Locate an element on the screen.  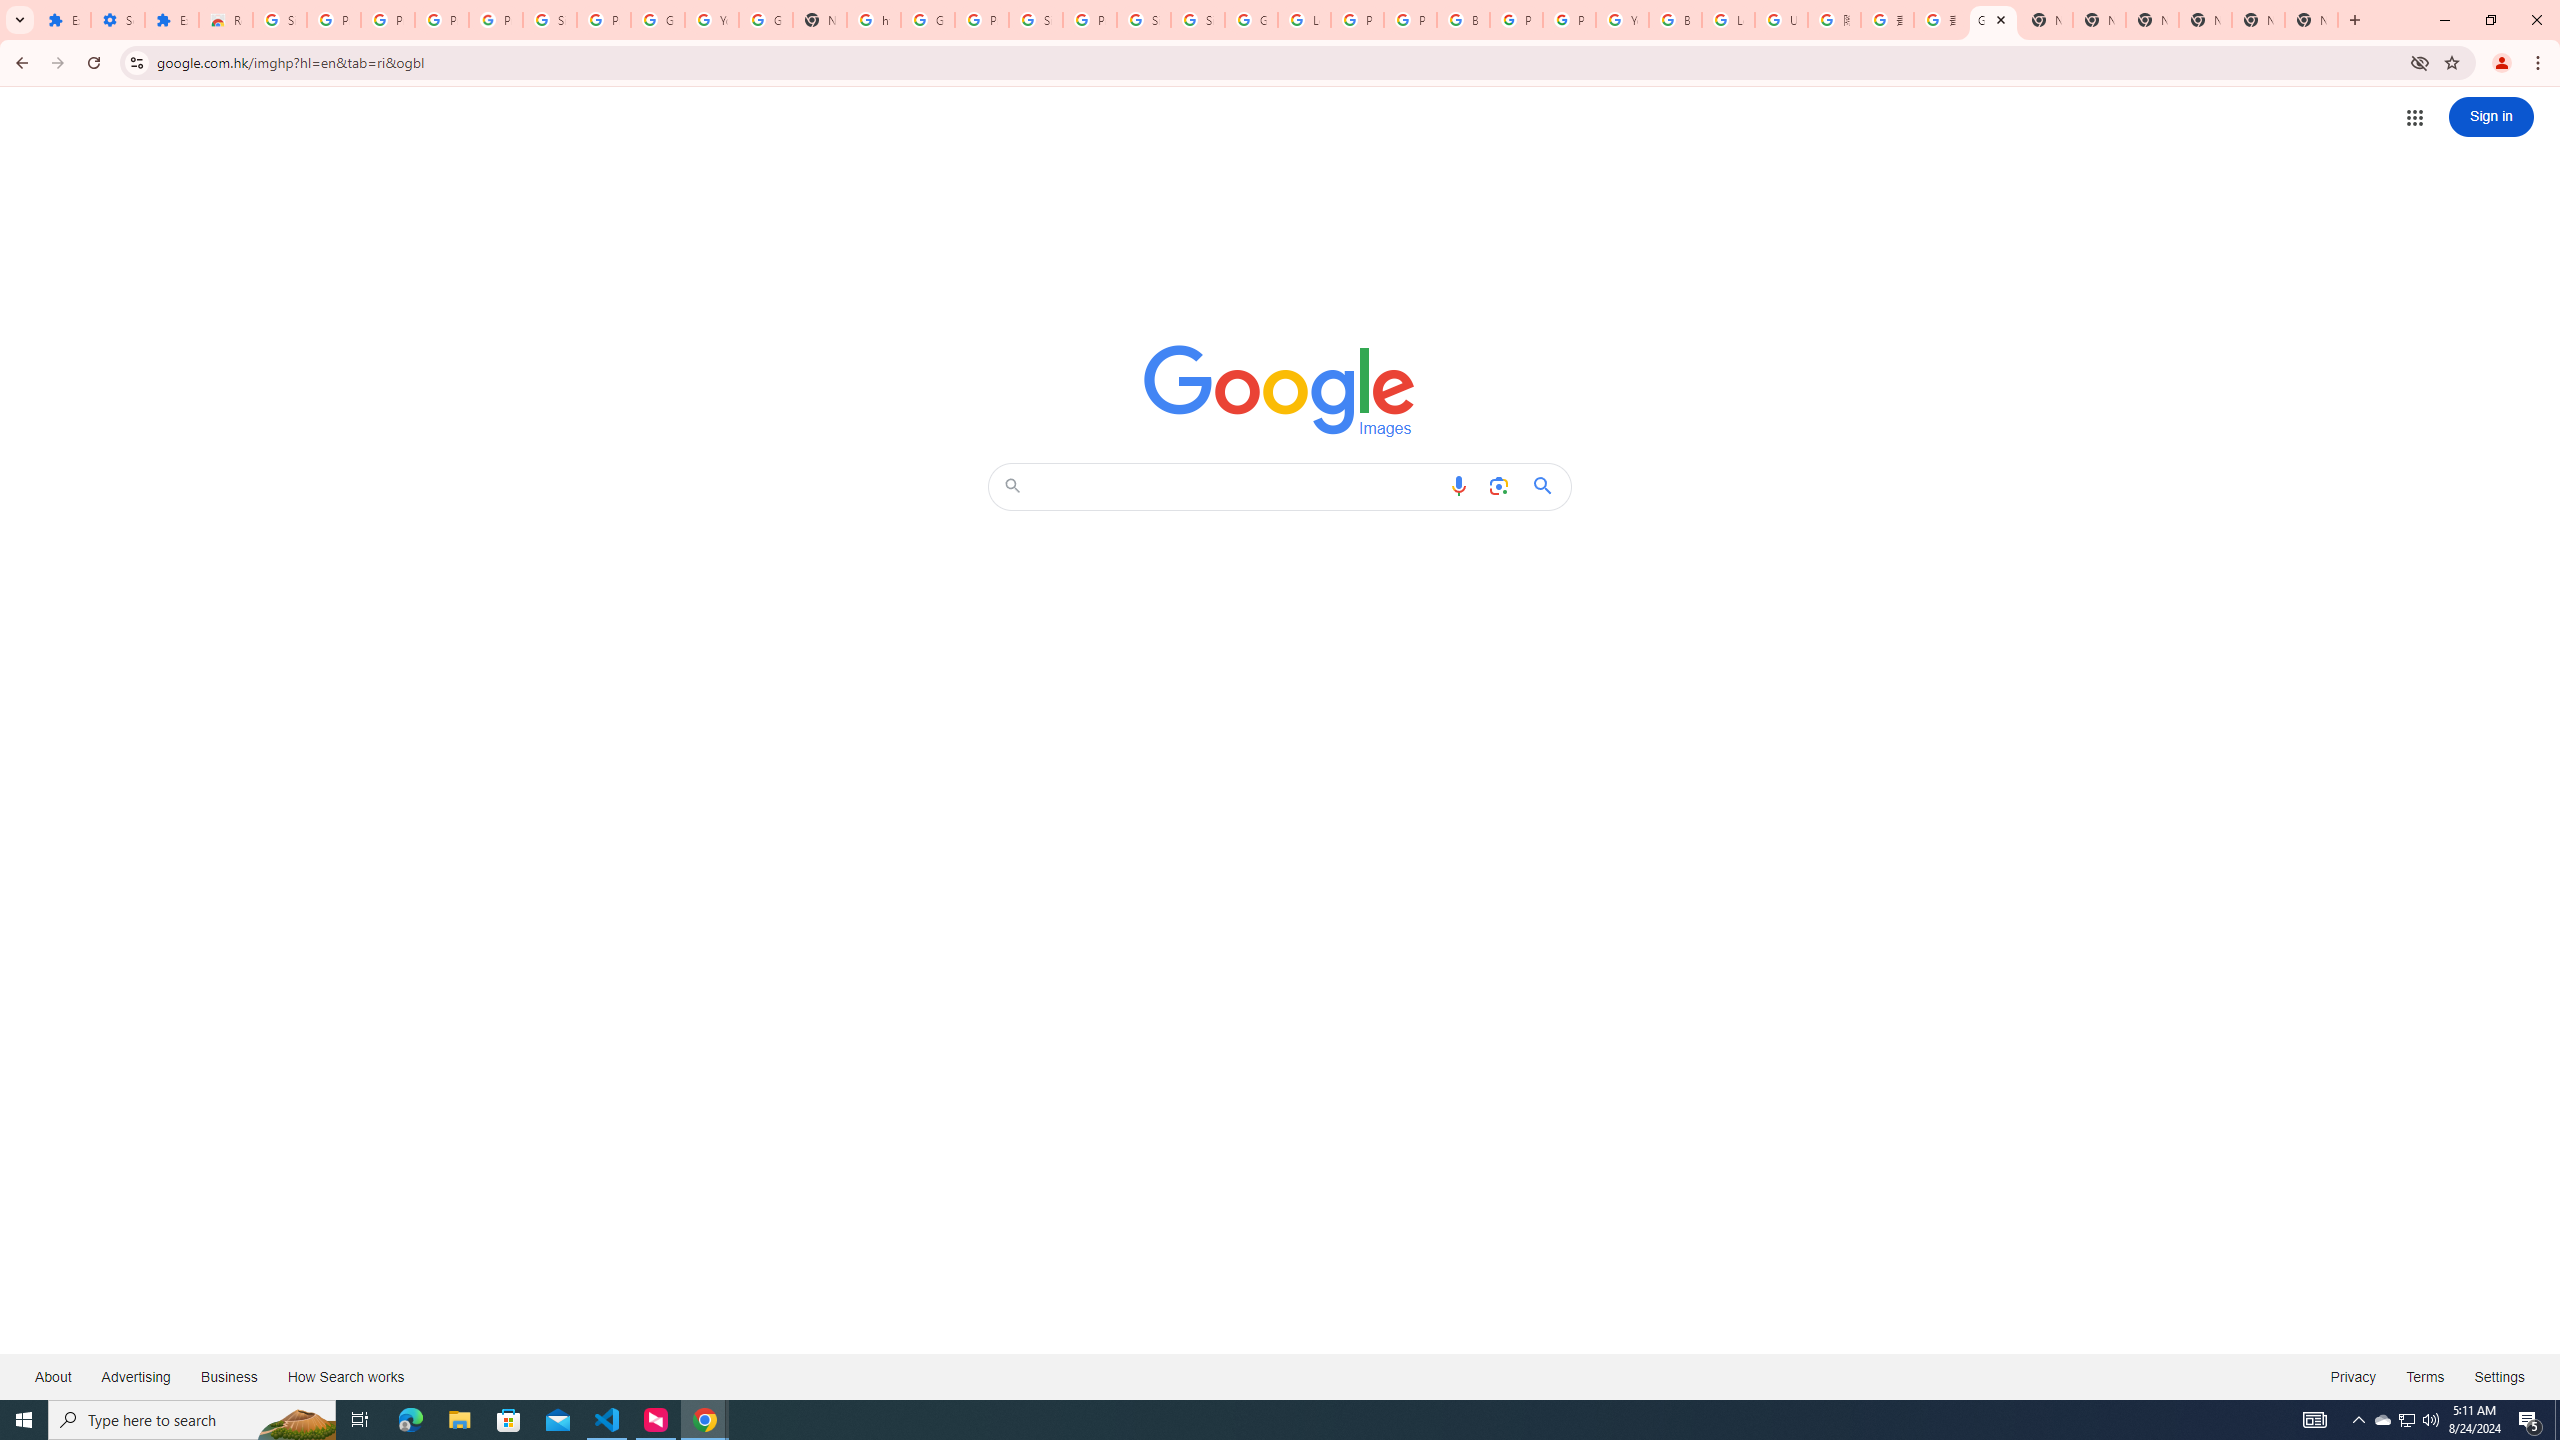
'Google Images' is located at coordinates (1280, 390).